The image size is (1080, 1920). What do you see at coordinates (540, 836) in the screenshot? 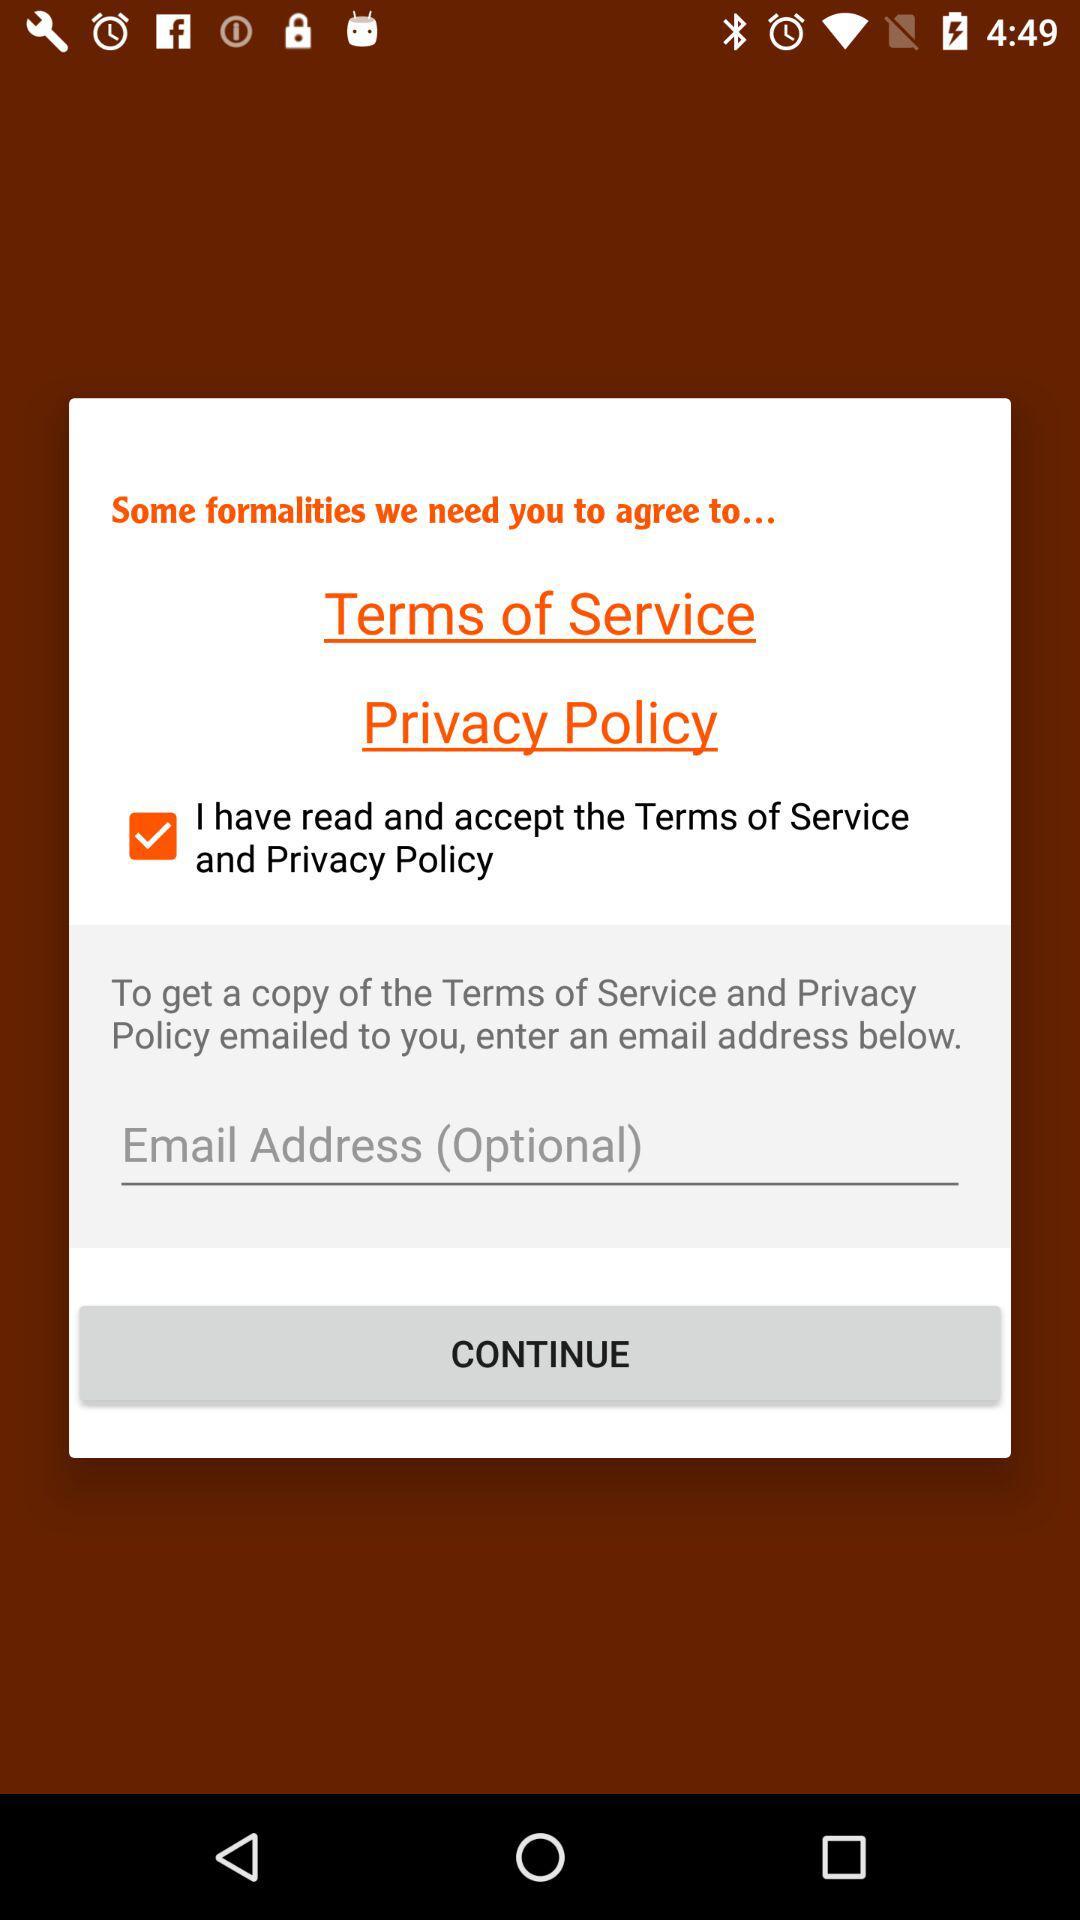
I see `i have read` at bounding box center [540, 836].